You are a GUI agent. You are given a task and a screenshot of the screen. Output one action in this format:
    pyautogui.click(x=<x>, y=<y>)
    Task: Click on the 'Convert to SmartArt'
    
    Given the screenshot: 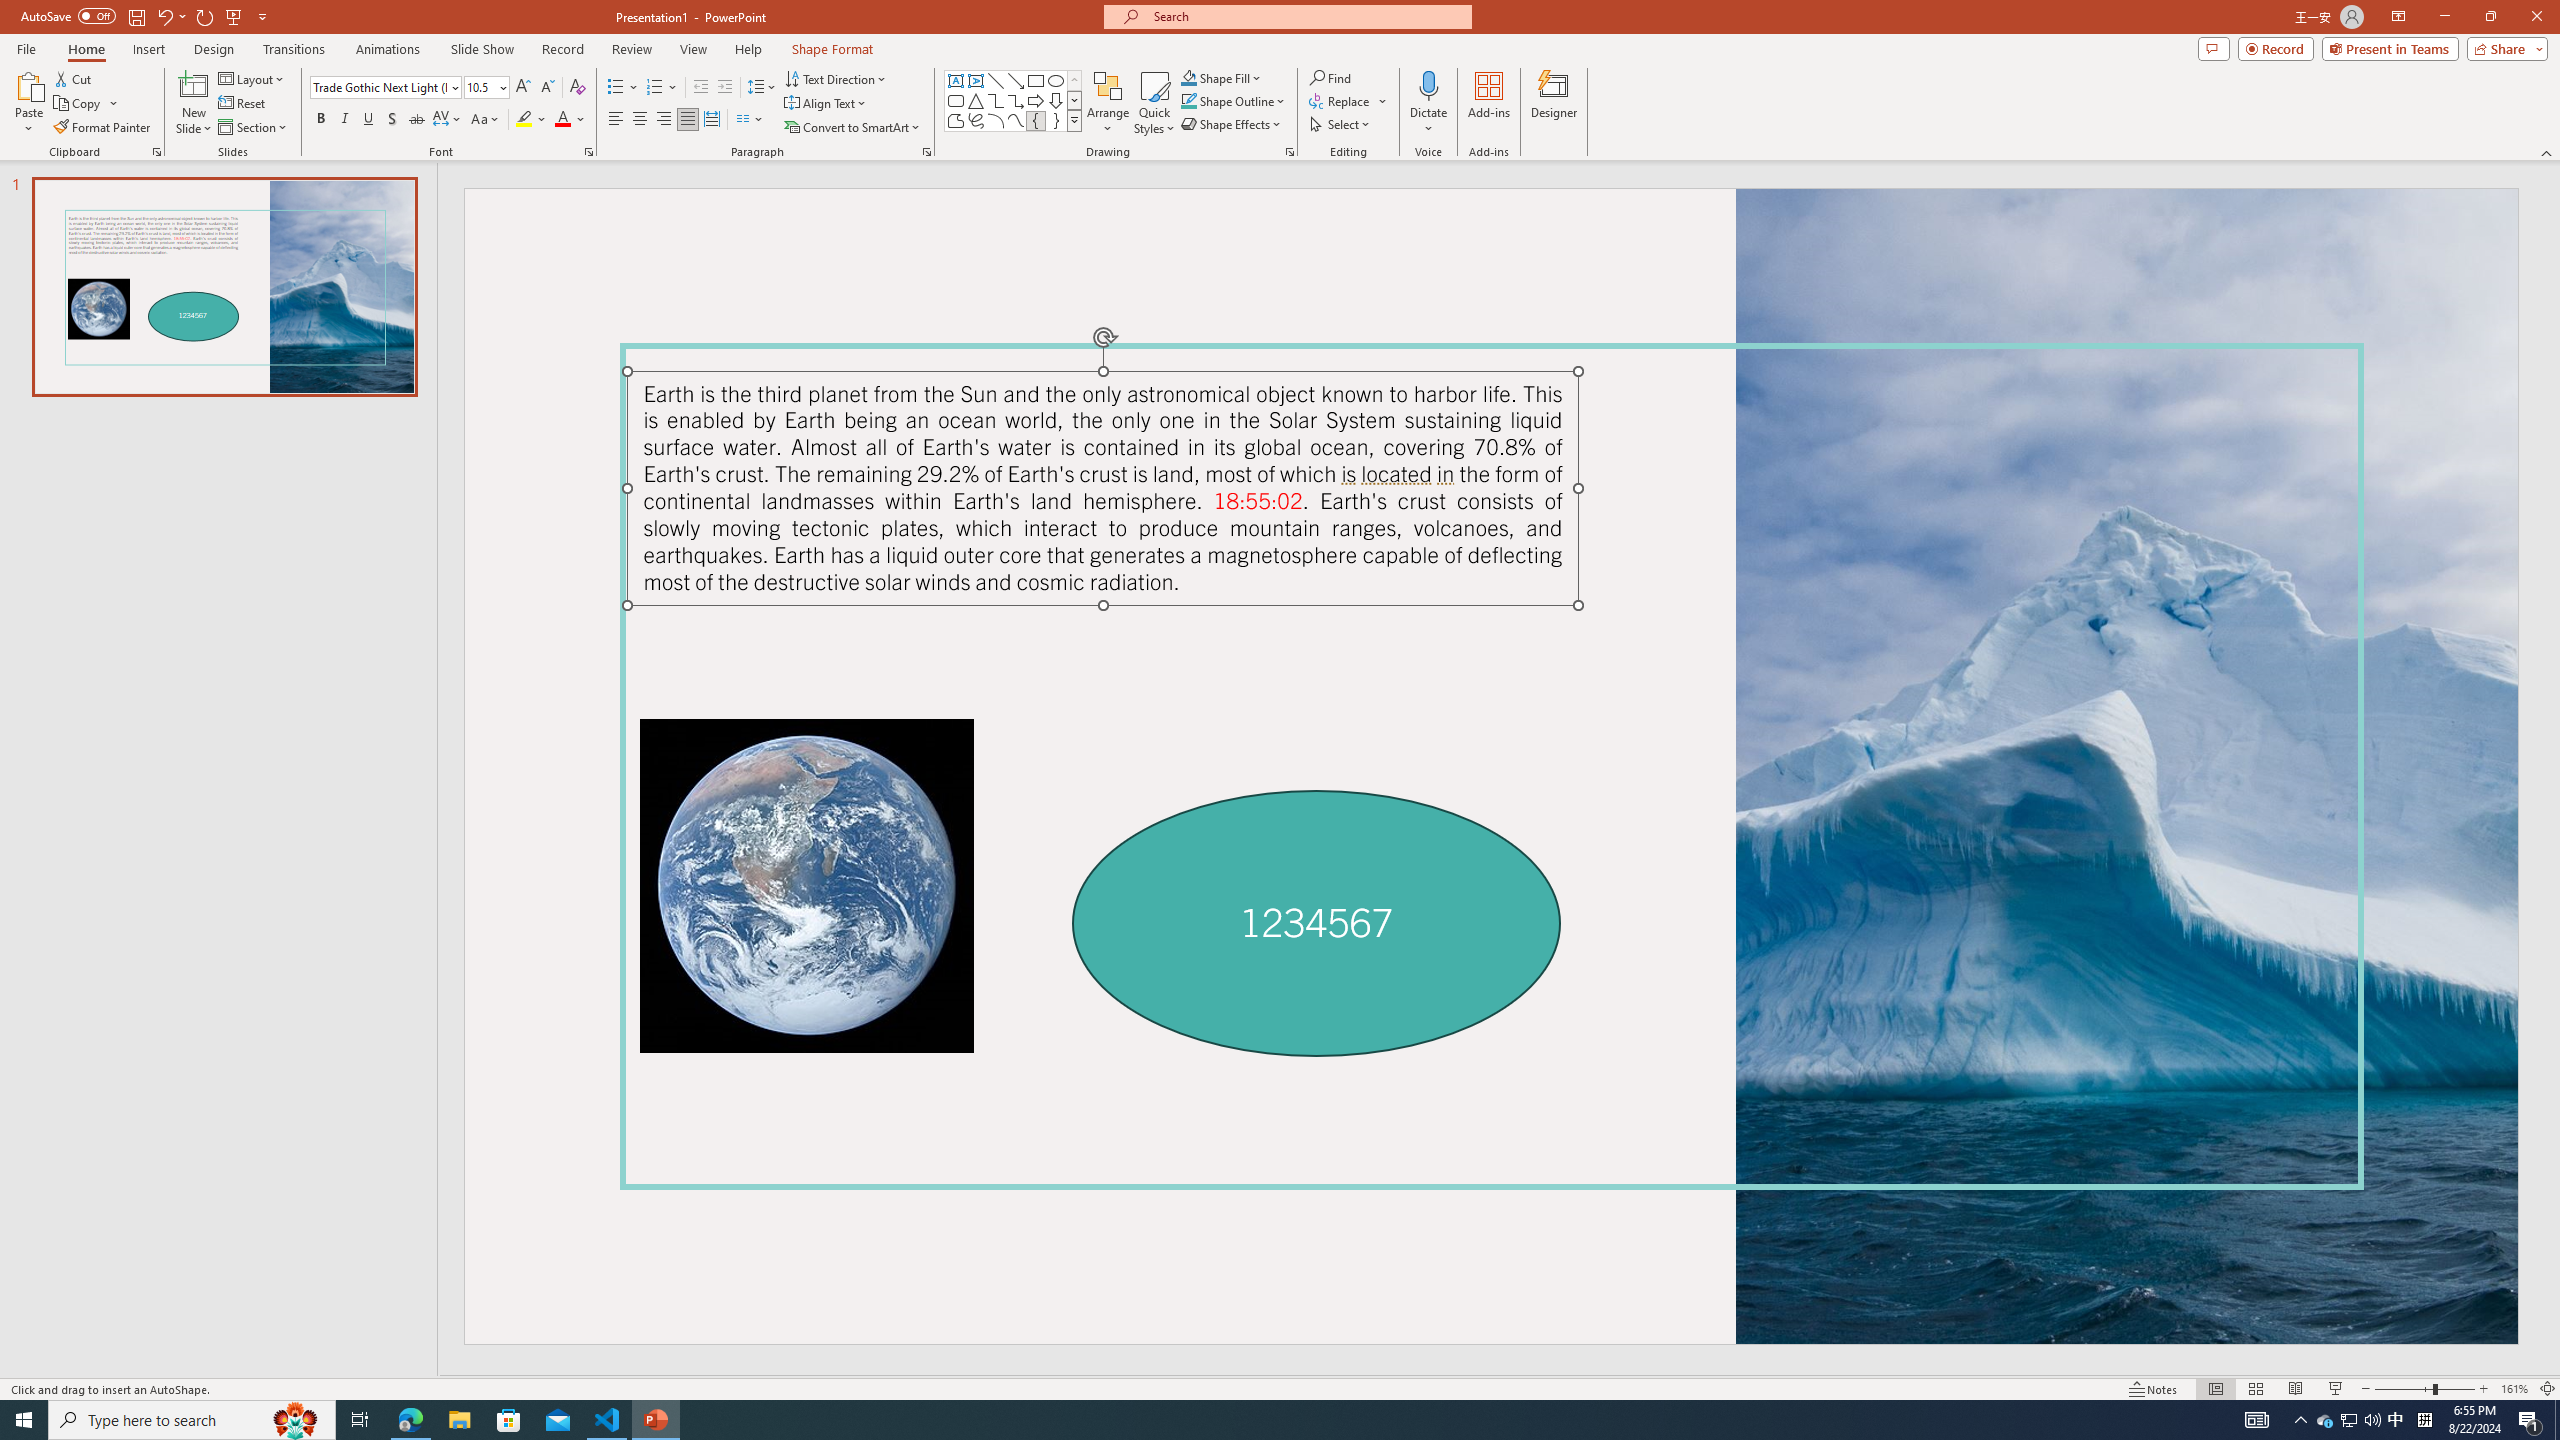 What is the action you would take?
    pyautogui.click(x=852, y=127)
    